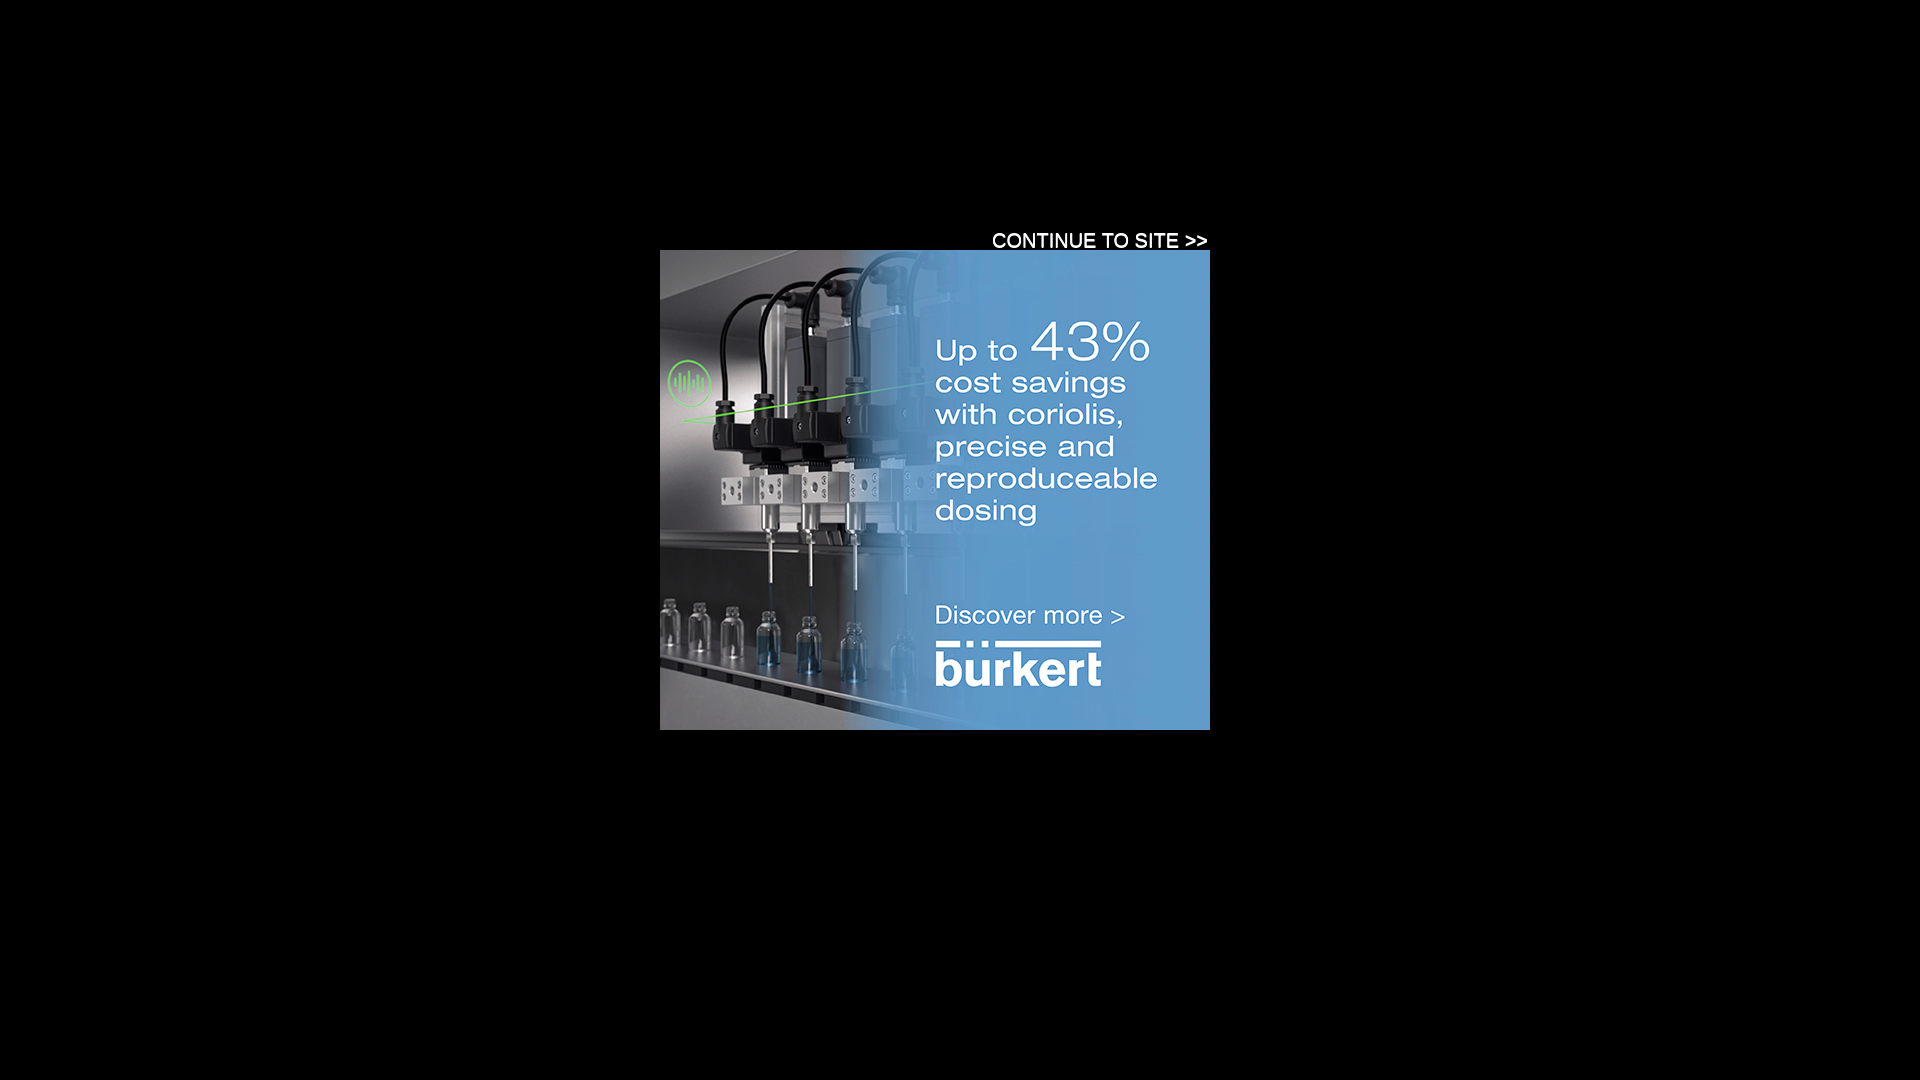 The width and height of the screenshot is (1920, 1080). Describe the element at coordinates (934, 489) in the screenshot. I see `'3rd party ad content'` at that location.